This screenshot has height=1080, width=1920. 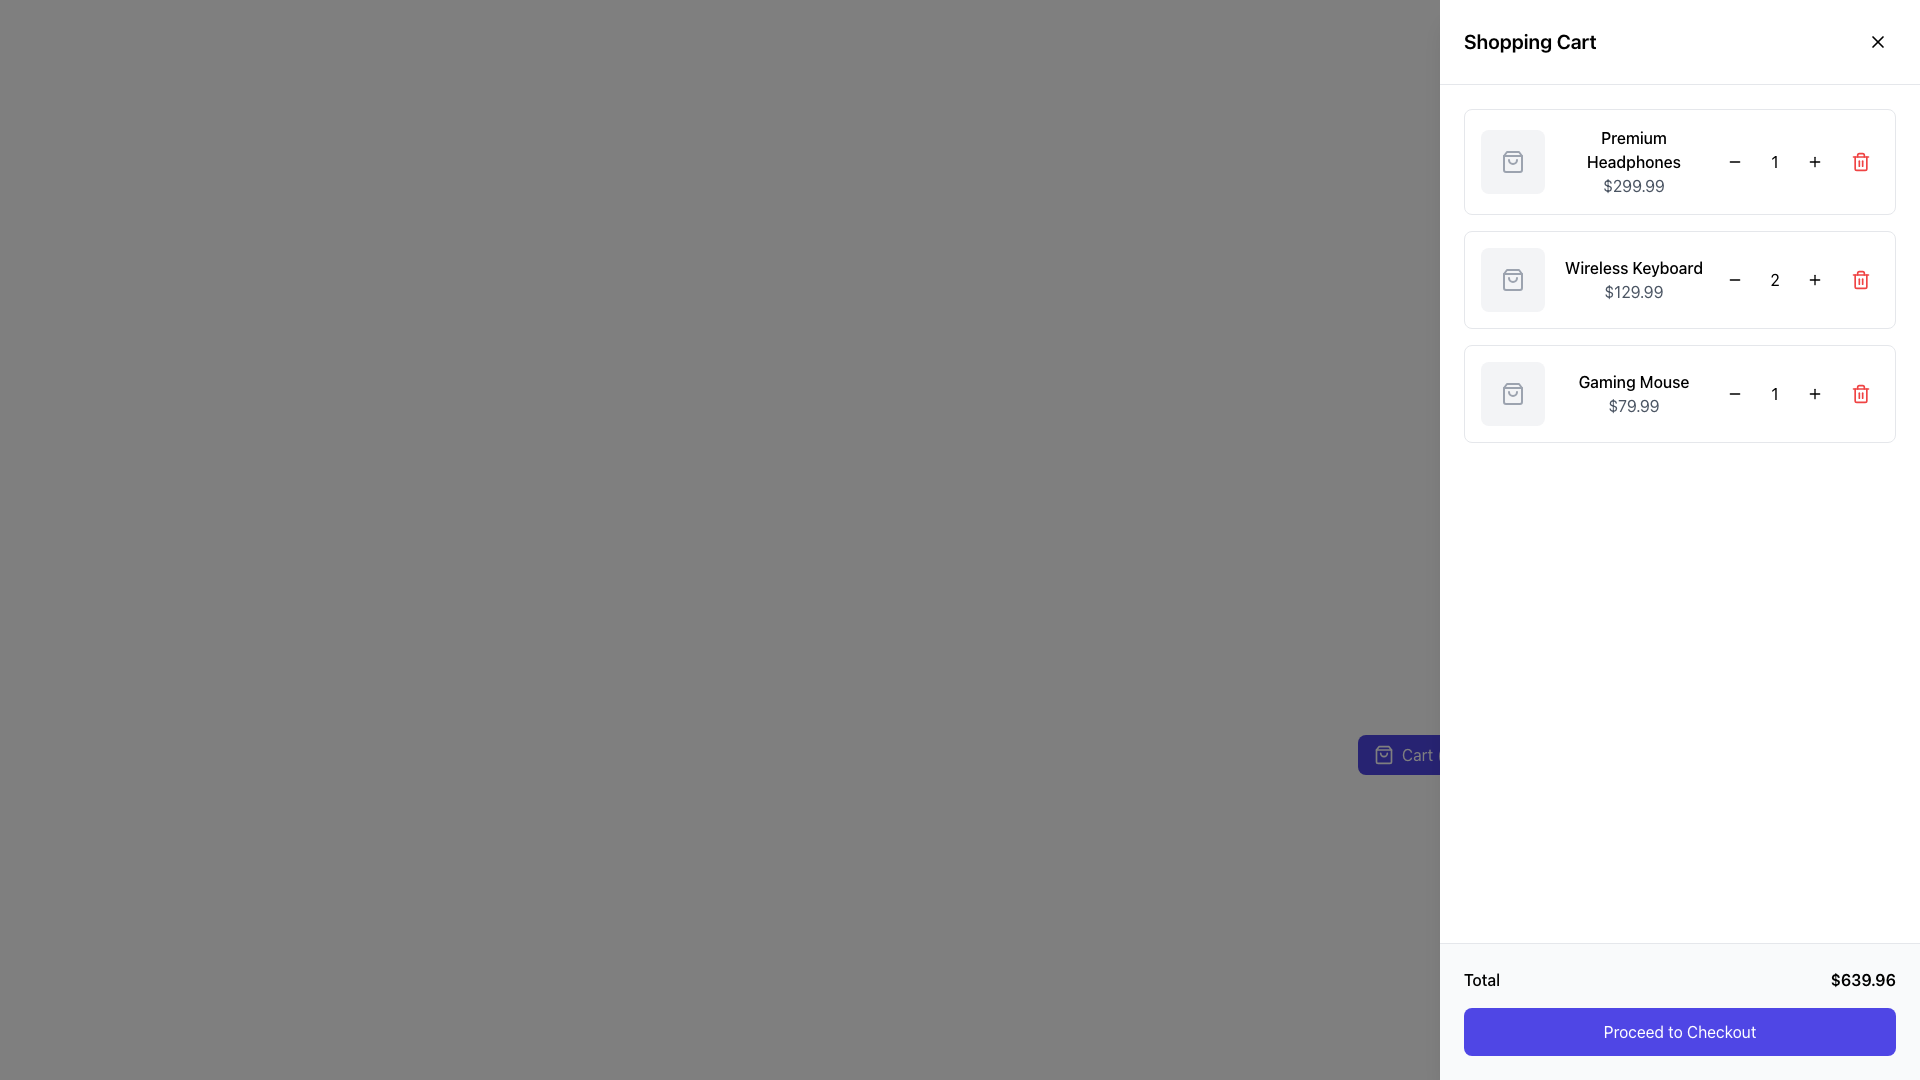 I want to click on value '1' displayed in the text box located between the decrement and increment buttons of the quantity selector for 'Premium Headphones' priced at '$299.99', so click(x=1775, y=161).